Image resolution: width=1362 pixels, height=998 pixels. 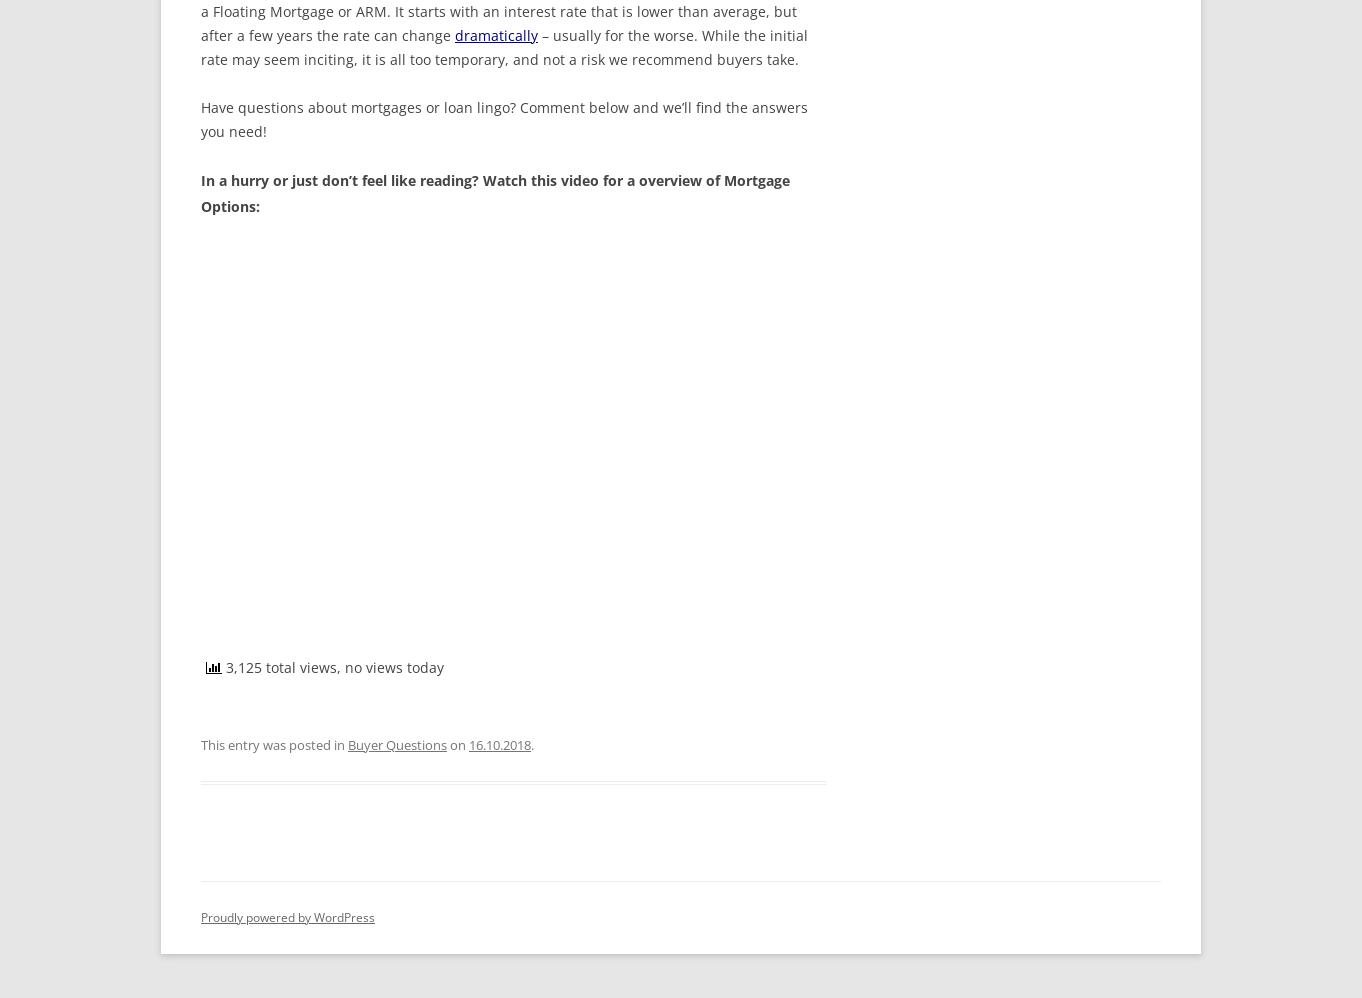 I want to click on '3,125 total views, no views today', so click(x=221, y=665).